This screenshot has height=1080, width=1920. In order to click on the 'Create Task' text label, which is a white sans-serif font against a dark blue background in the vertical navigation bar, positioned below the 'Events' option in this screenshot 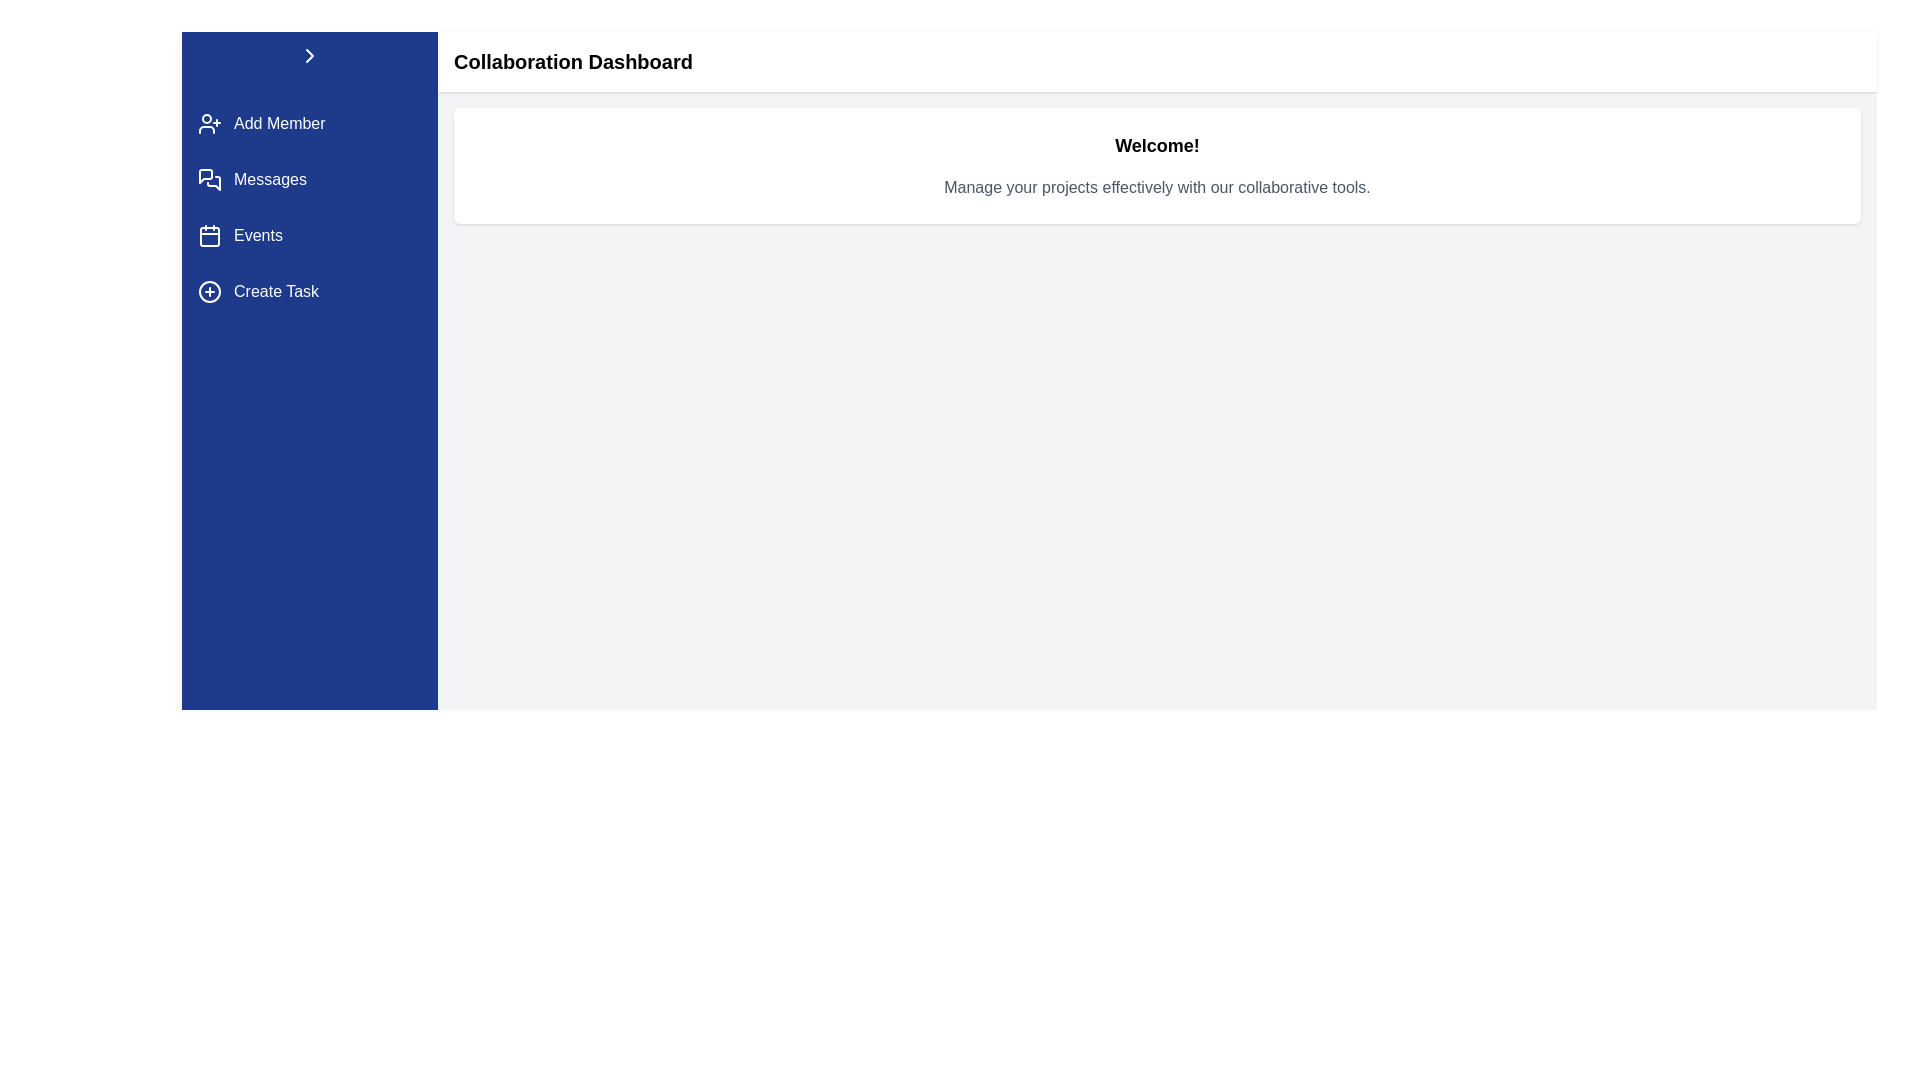, I will do `click(275, 292)`.